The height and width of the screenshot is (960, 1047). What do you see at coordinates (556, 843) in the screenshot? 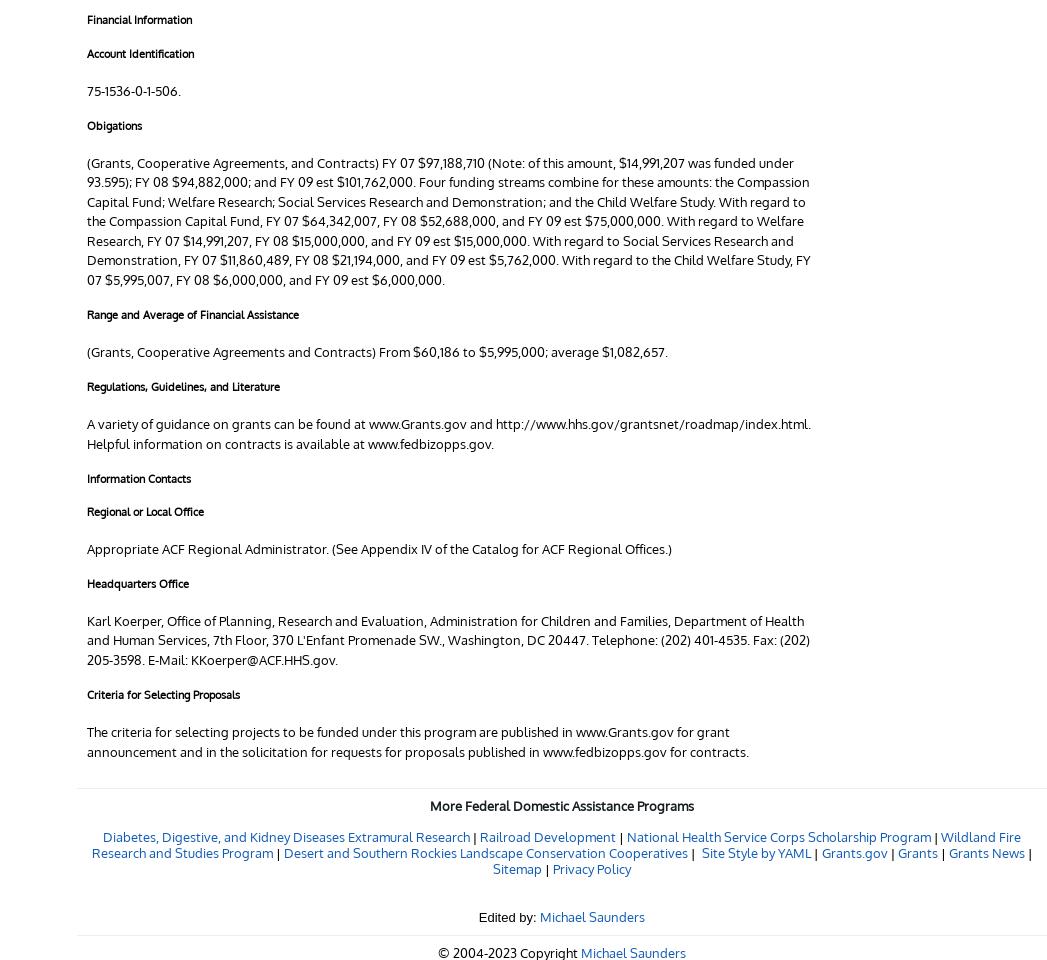
I see `'Wildland Fire Research and Studies Program'` at bounding box center [556, 843].